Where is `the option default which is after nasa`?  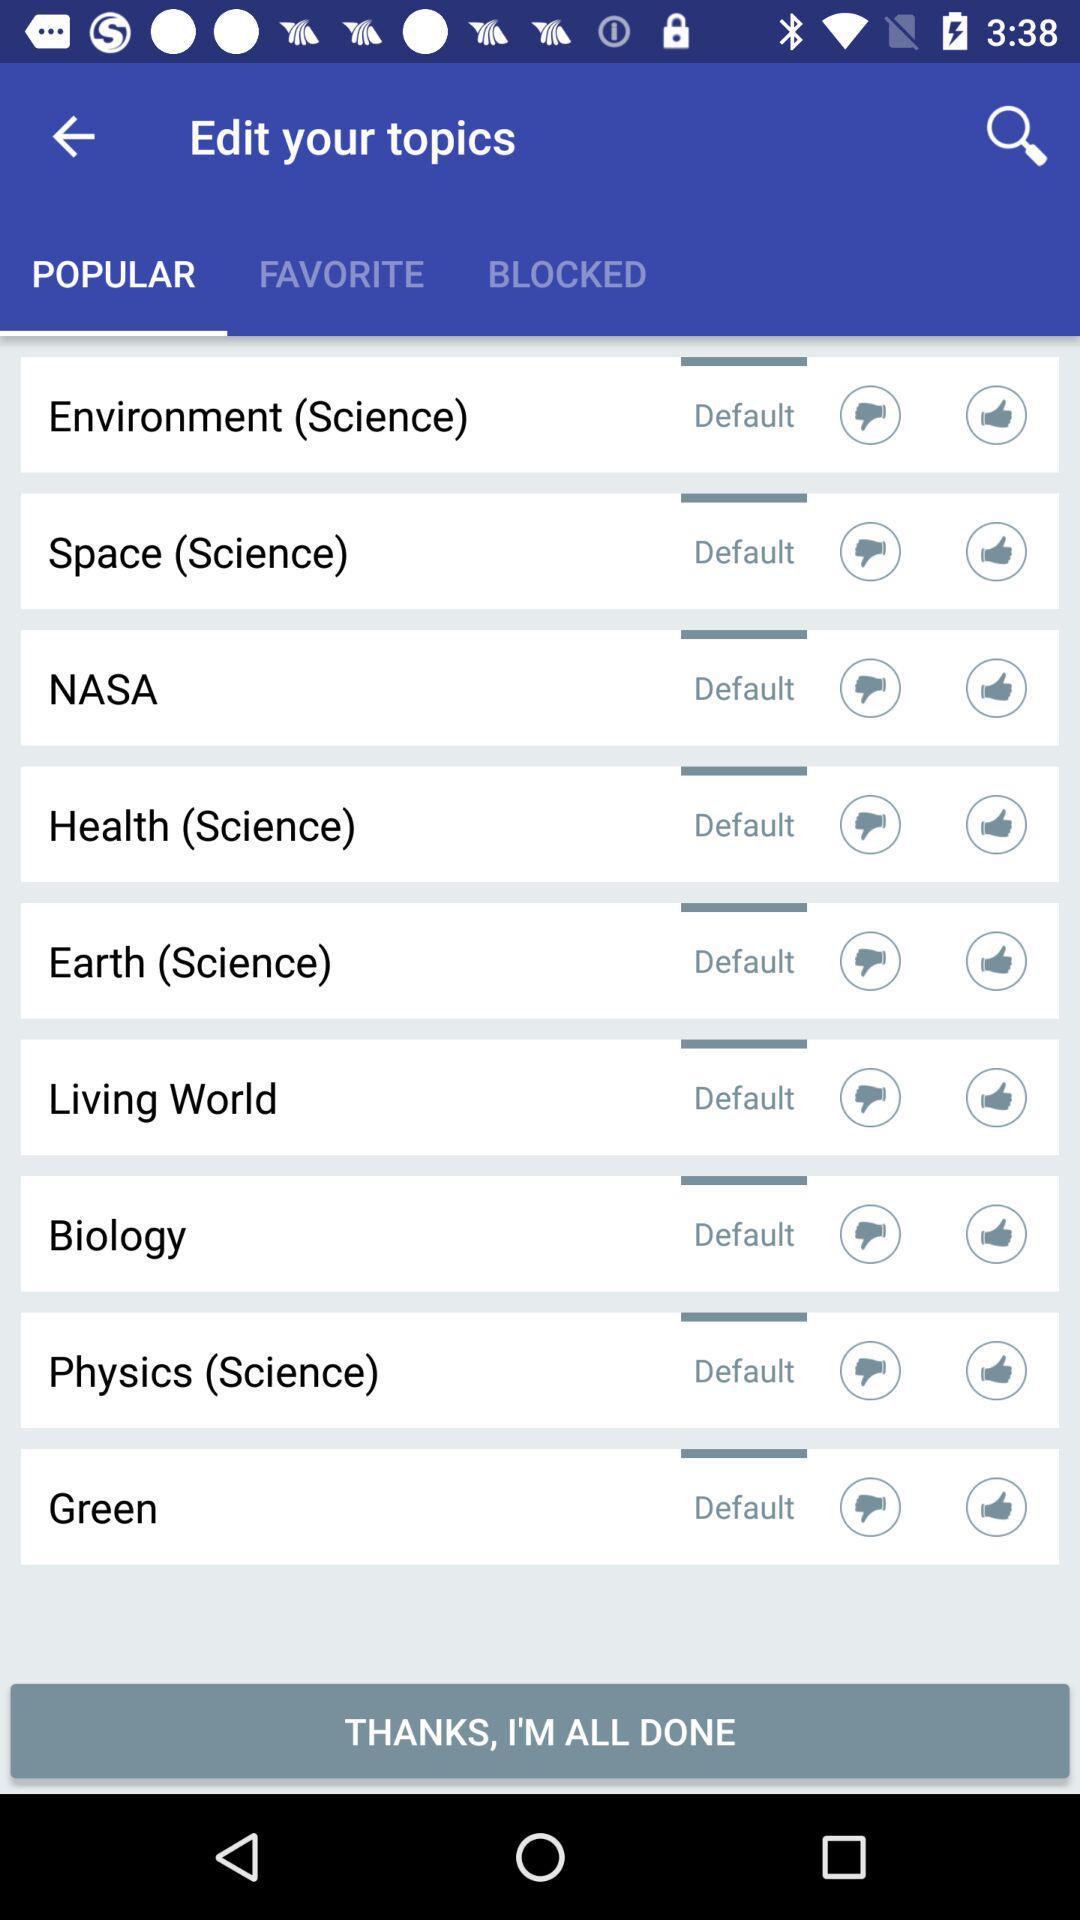 the option default which is after nasa is located at coordinates (744, 687).